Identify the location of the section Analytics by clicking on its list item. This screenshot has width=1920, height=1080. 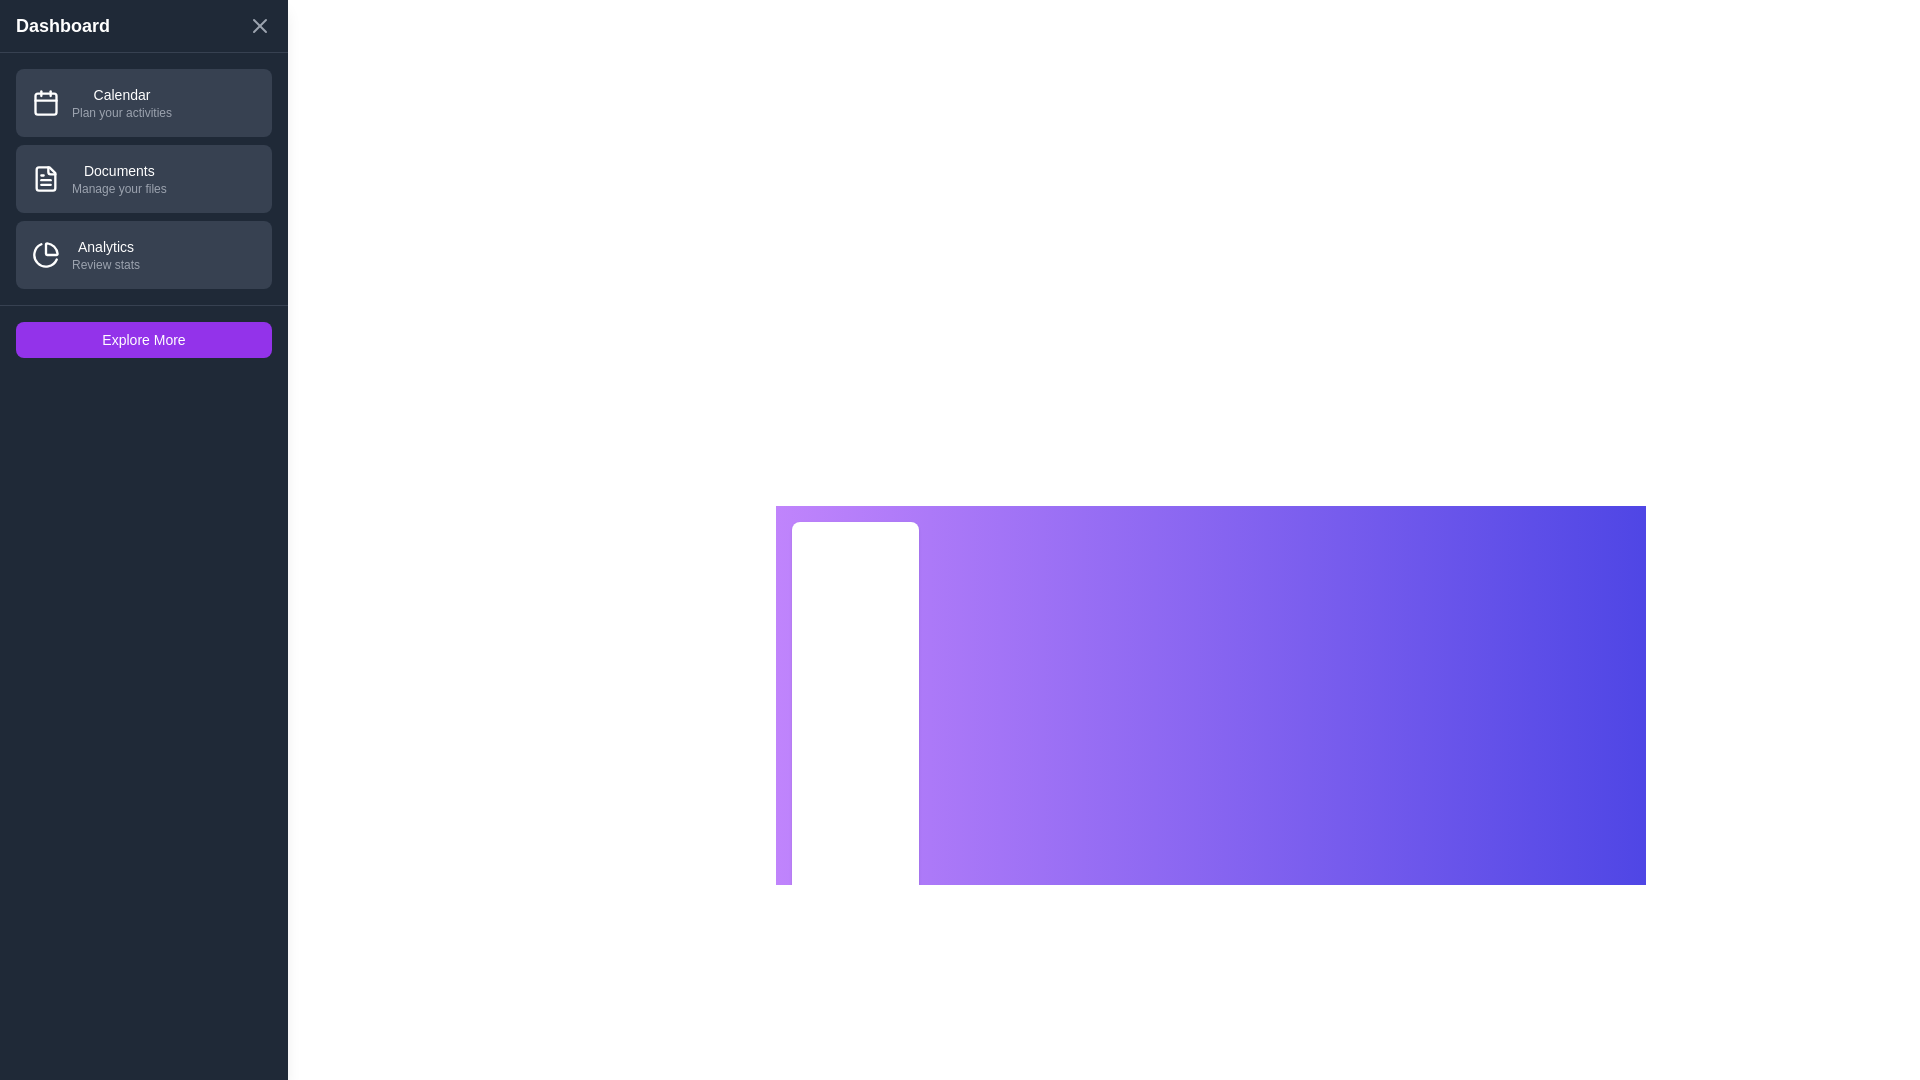
(143, 253).